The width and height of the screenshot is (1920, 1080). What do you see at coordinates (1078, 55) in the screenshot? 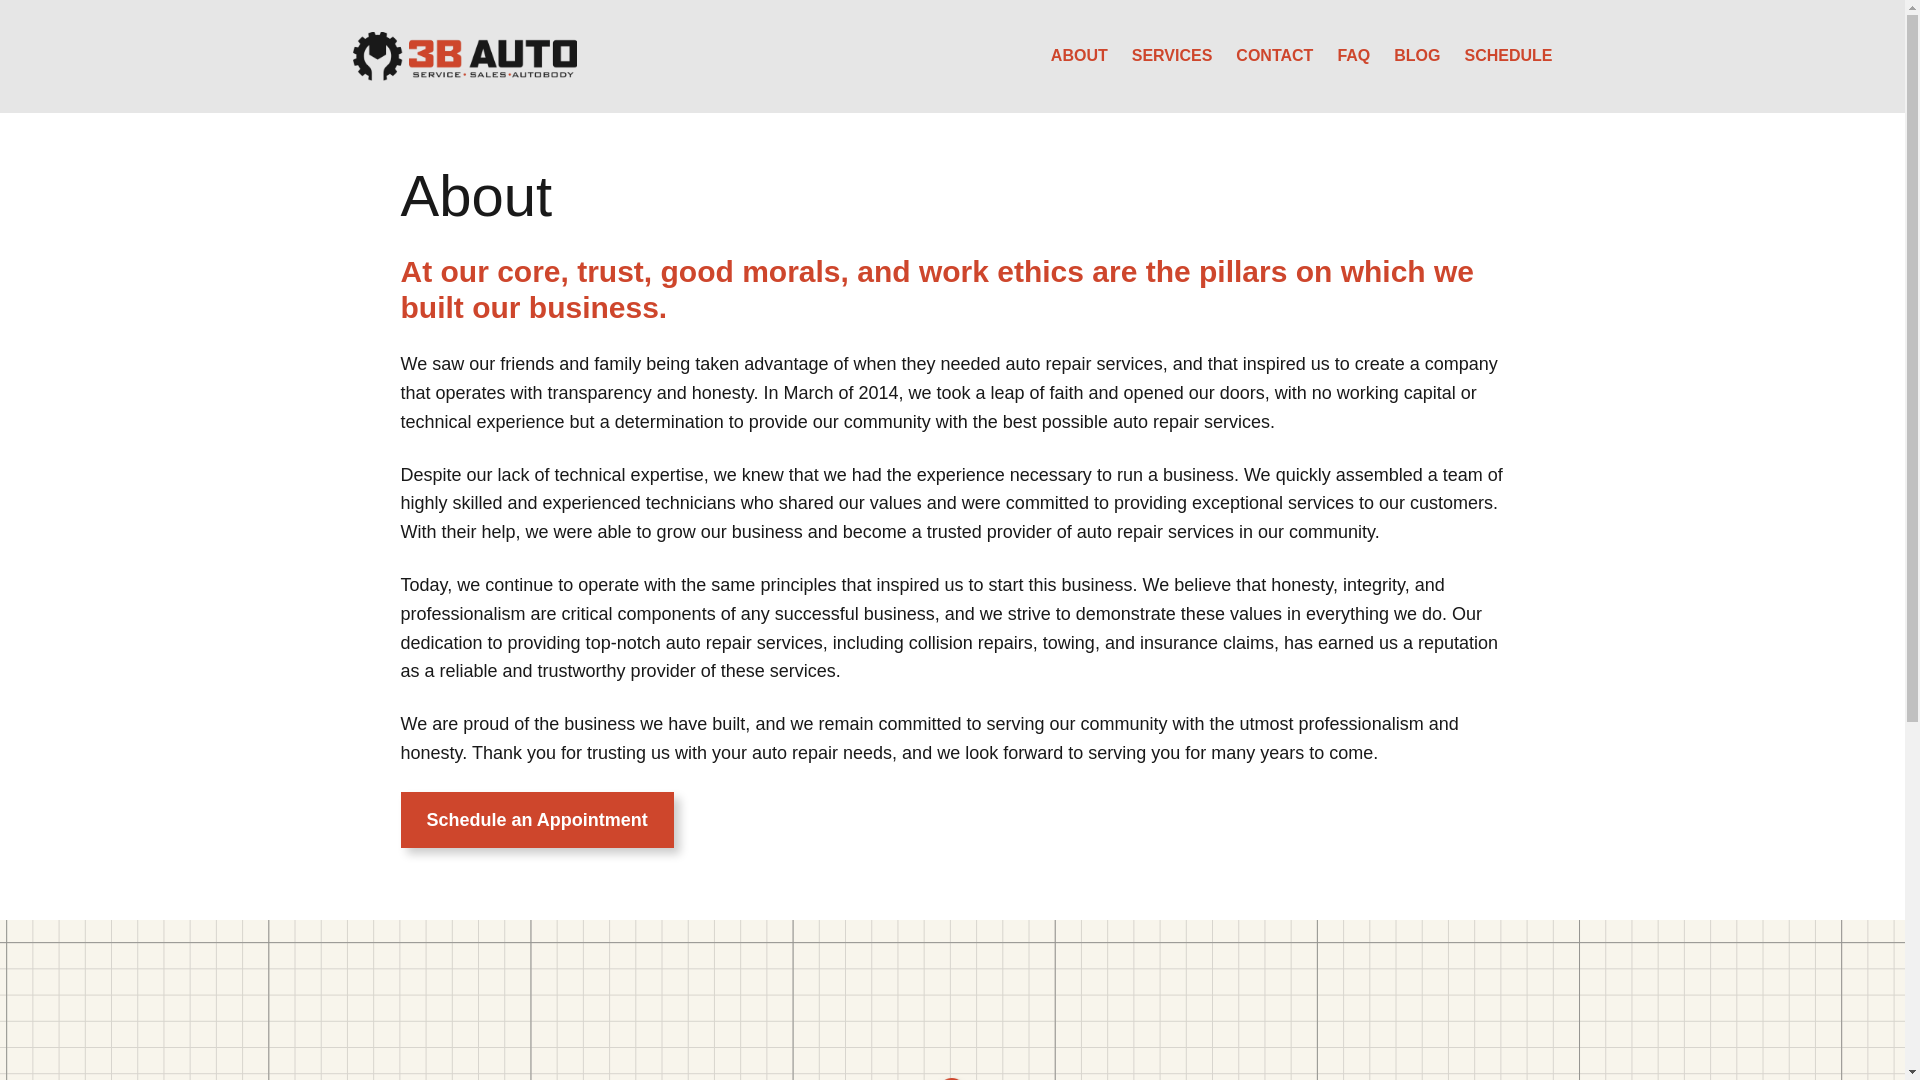
I see `'ABOUT'` at bounding box center [1078, 55].